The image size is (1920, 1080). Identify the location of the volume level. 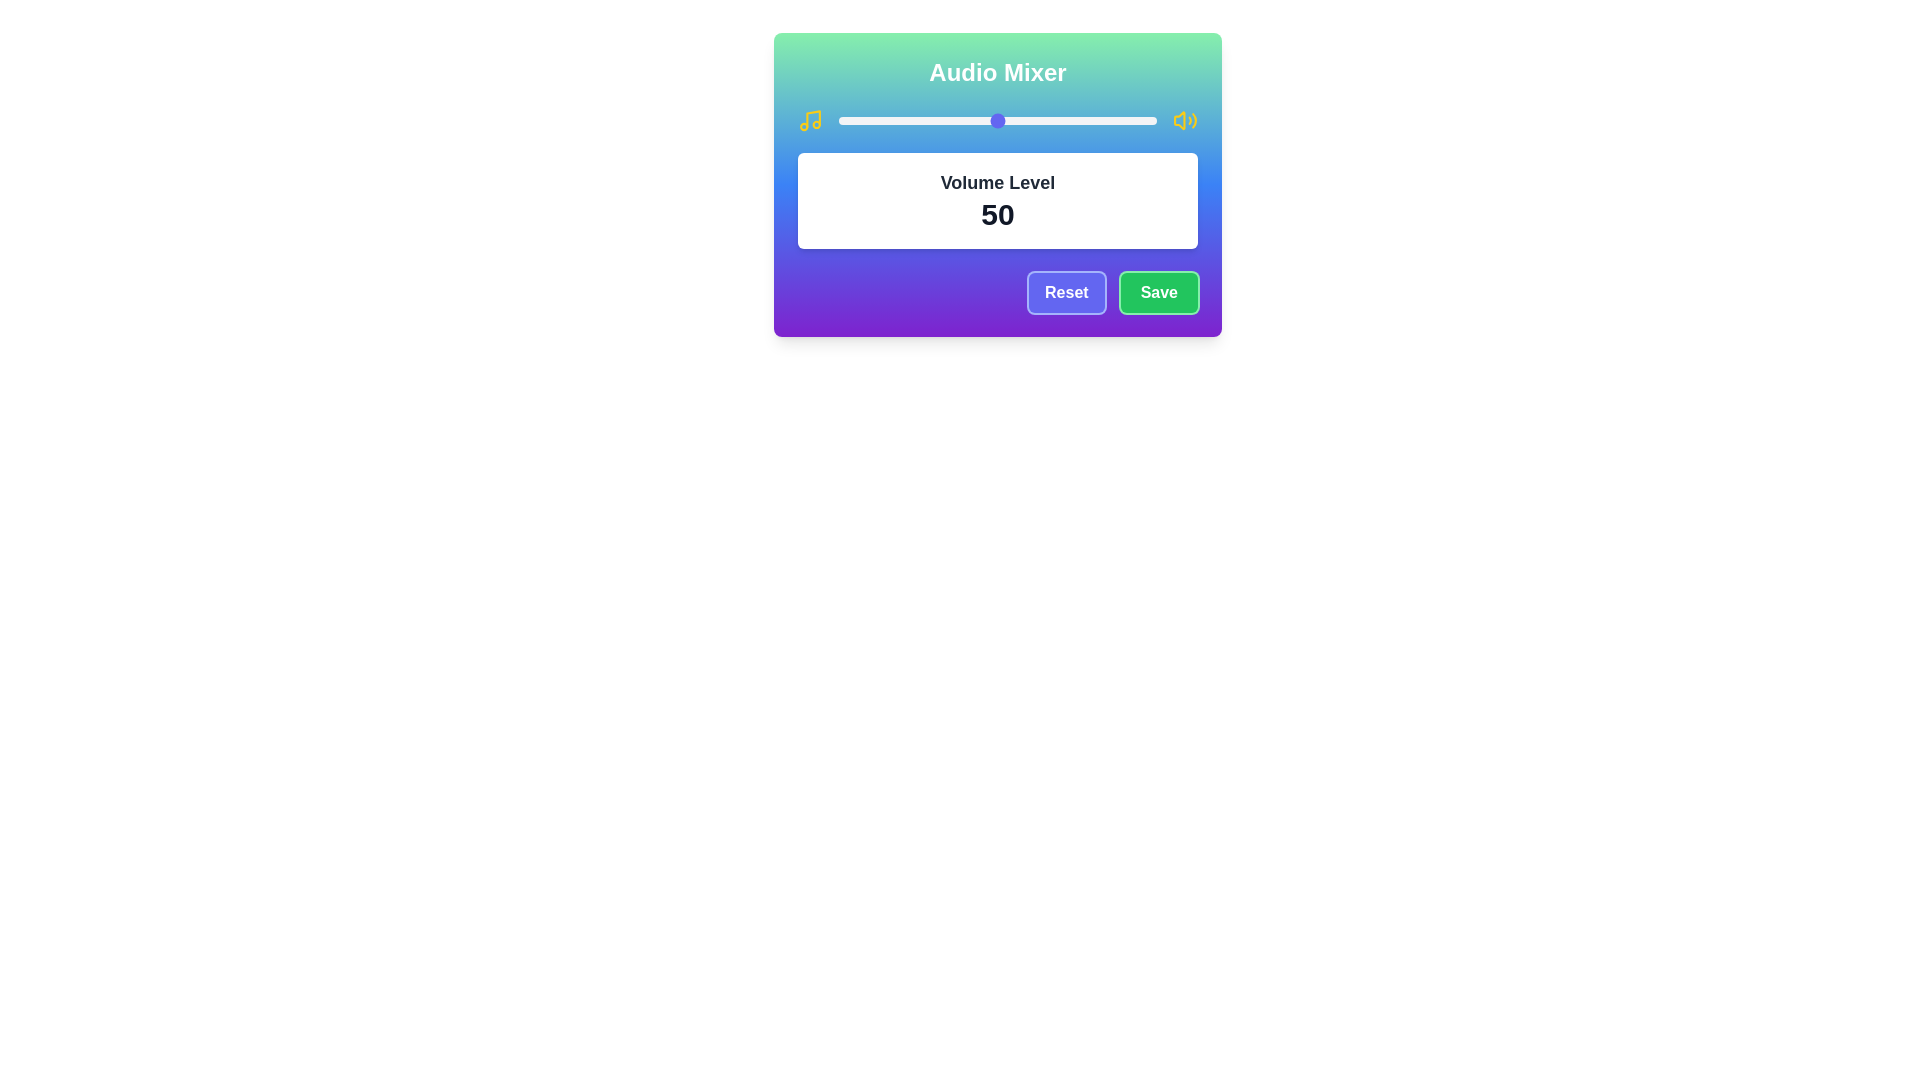
(1076, 120).